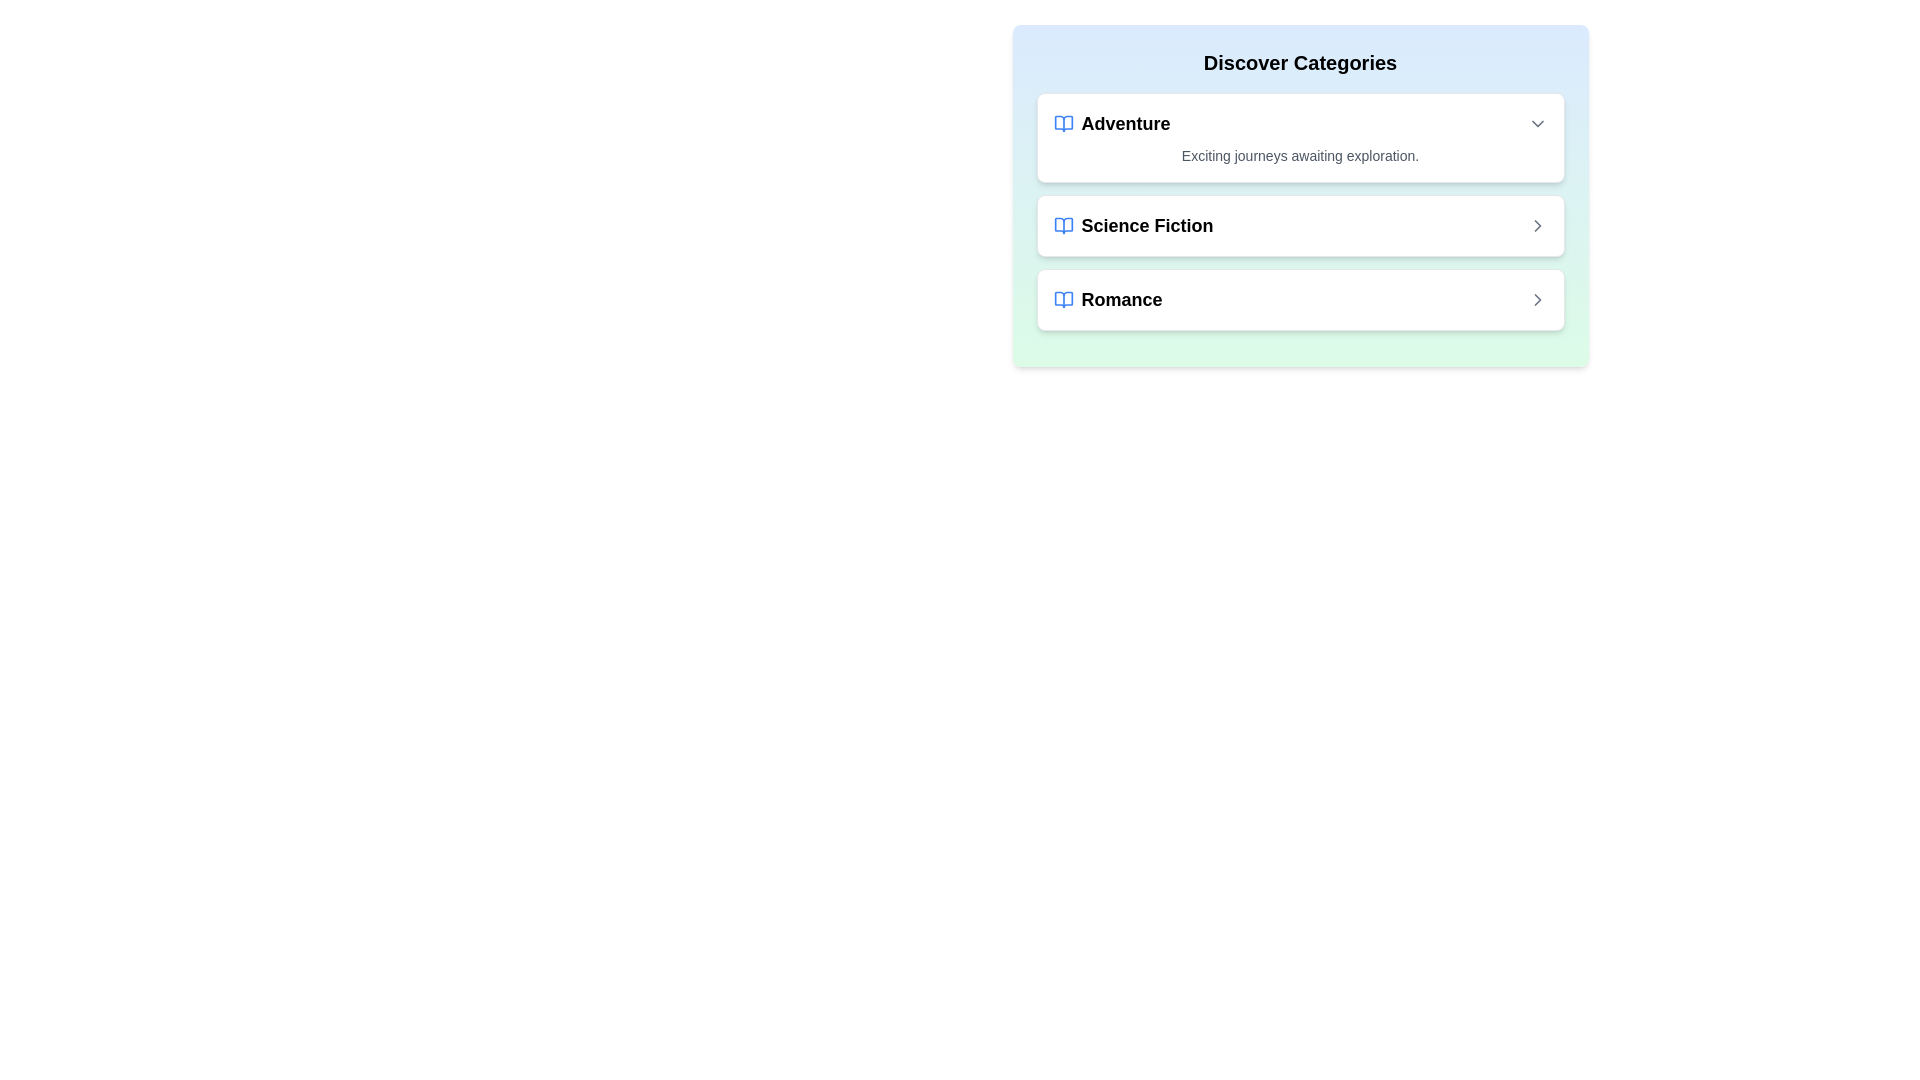  Describe the element at coordinates (1300, 137) in the screenshot. I see `the category Adventure to see the hover effect` at that location.